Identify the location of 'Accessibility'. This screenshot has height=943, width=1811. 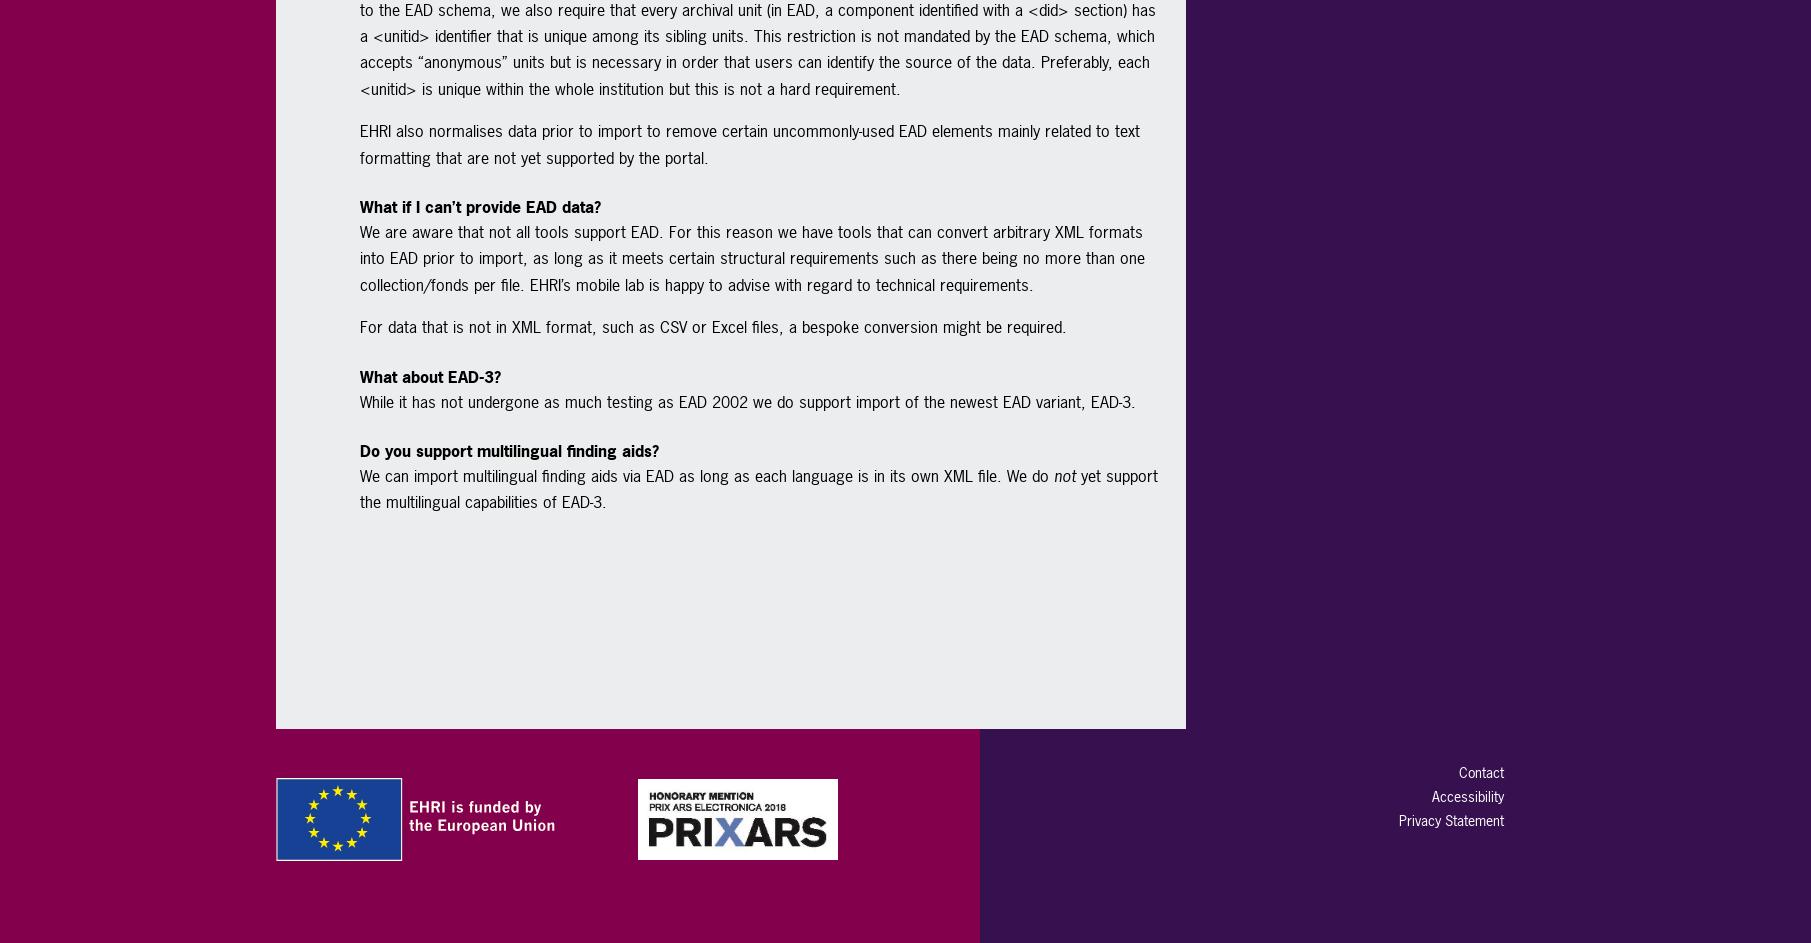
(1466, 795).